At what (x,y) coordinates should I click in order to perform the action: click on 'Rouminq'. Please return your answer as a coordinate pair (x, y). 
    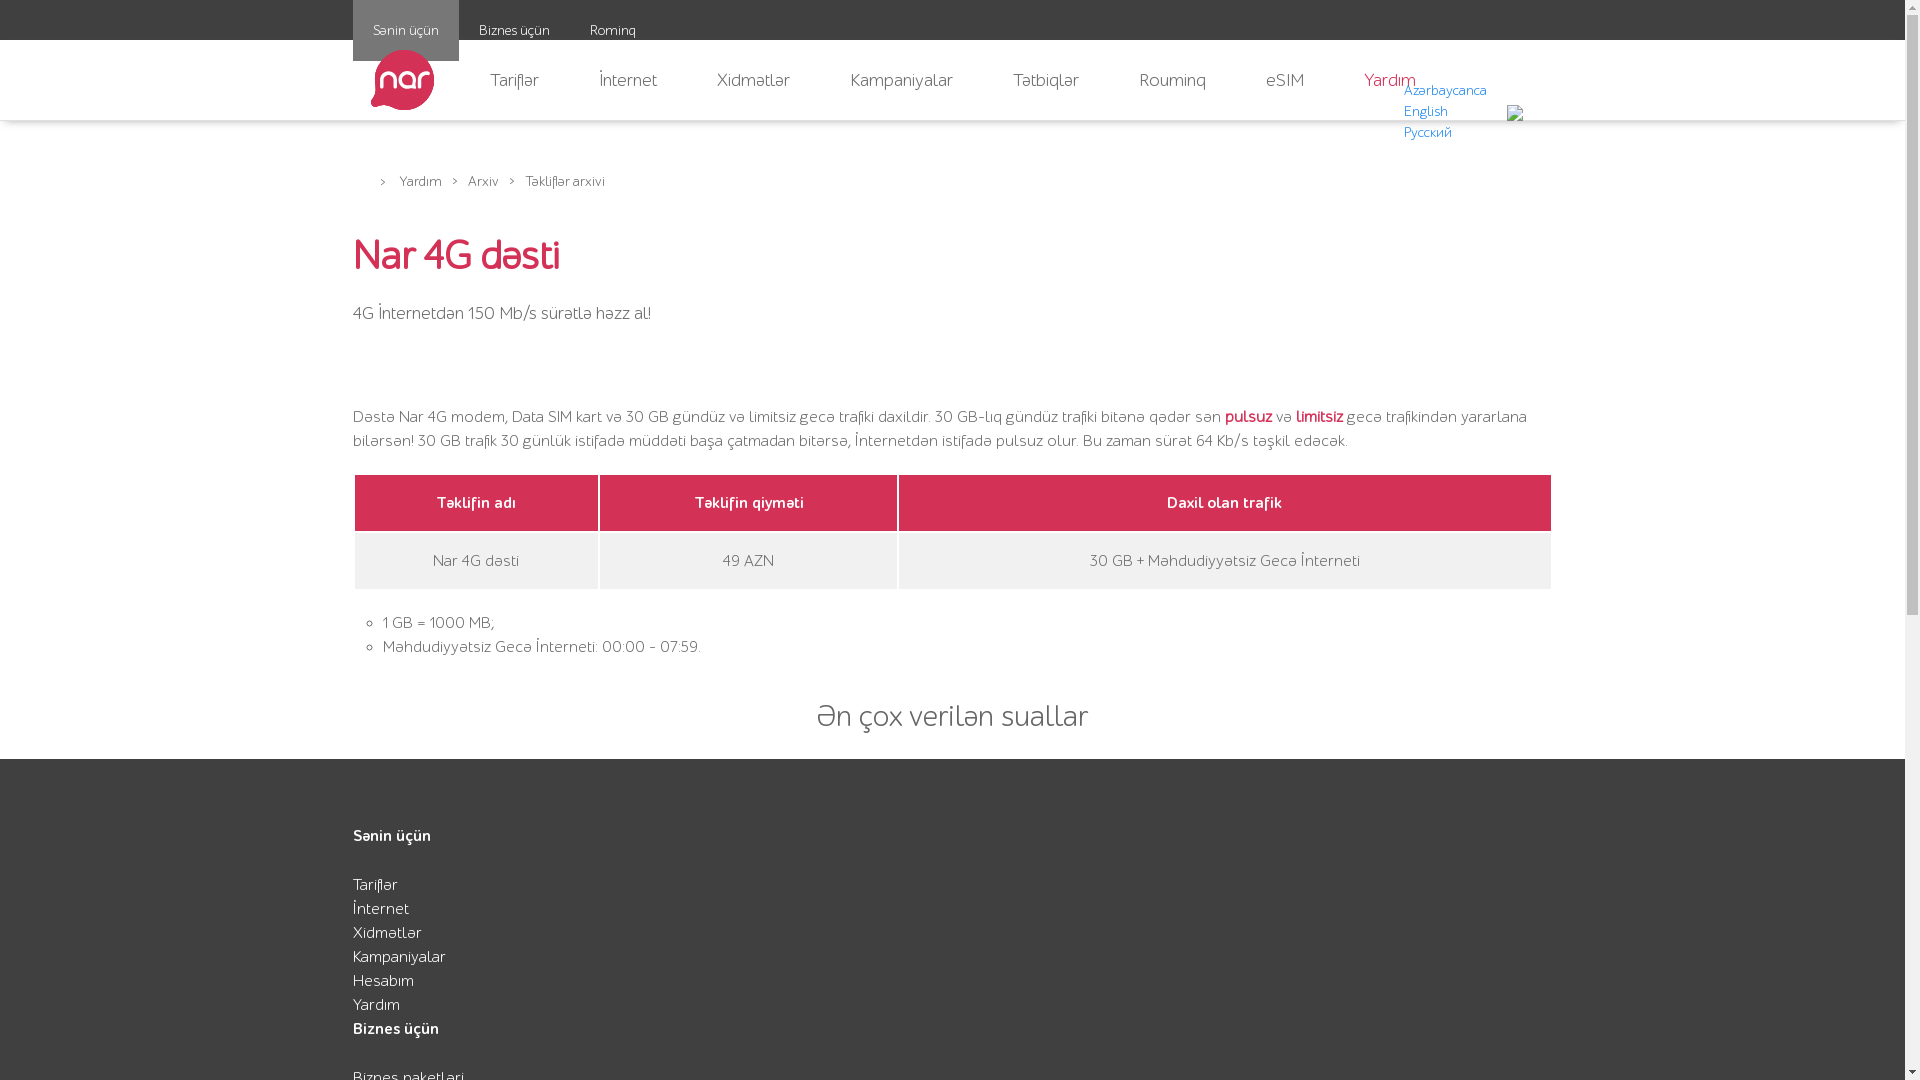
    Looking at the image, I should click on (1171, 79).